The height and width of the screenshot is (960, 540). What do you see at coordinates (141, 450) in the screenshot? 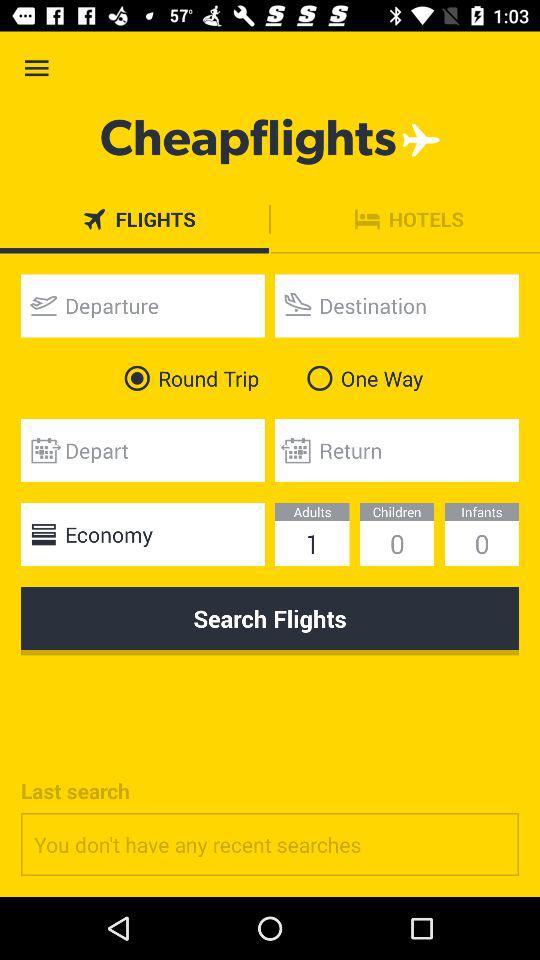
I see `departure date` at bounding box center [141, 450].